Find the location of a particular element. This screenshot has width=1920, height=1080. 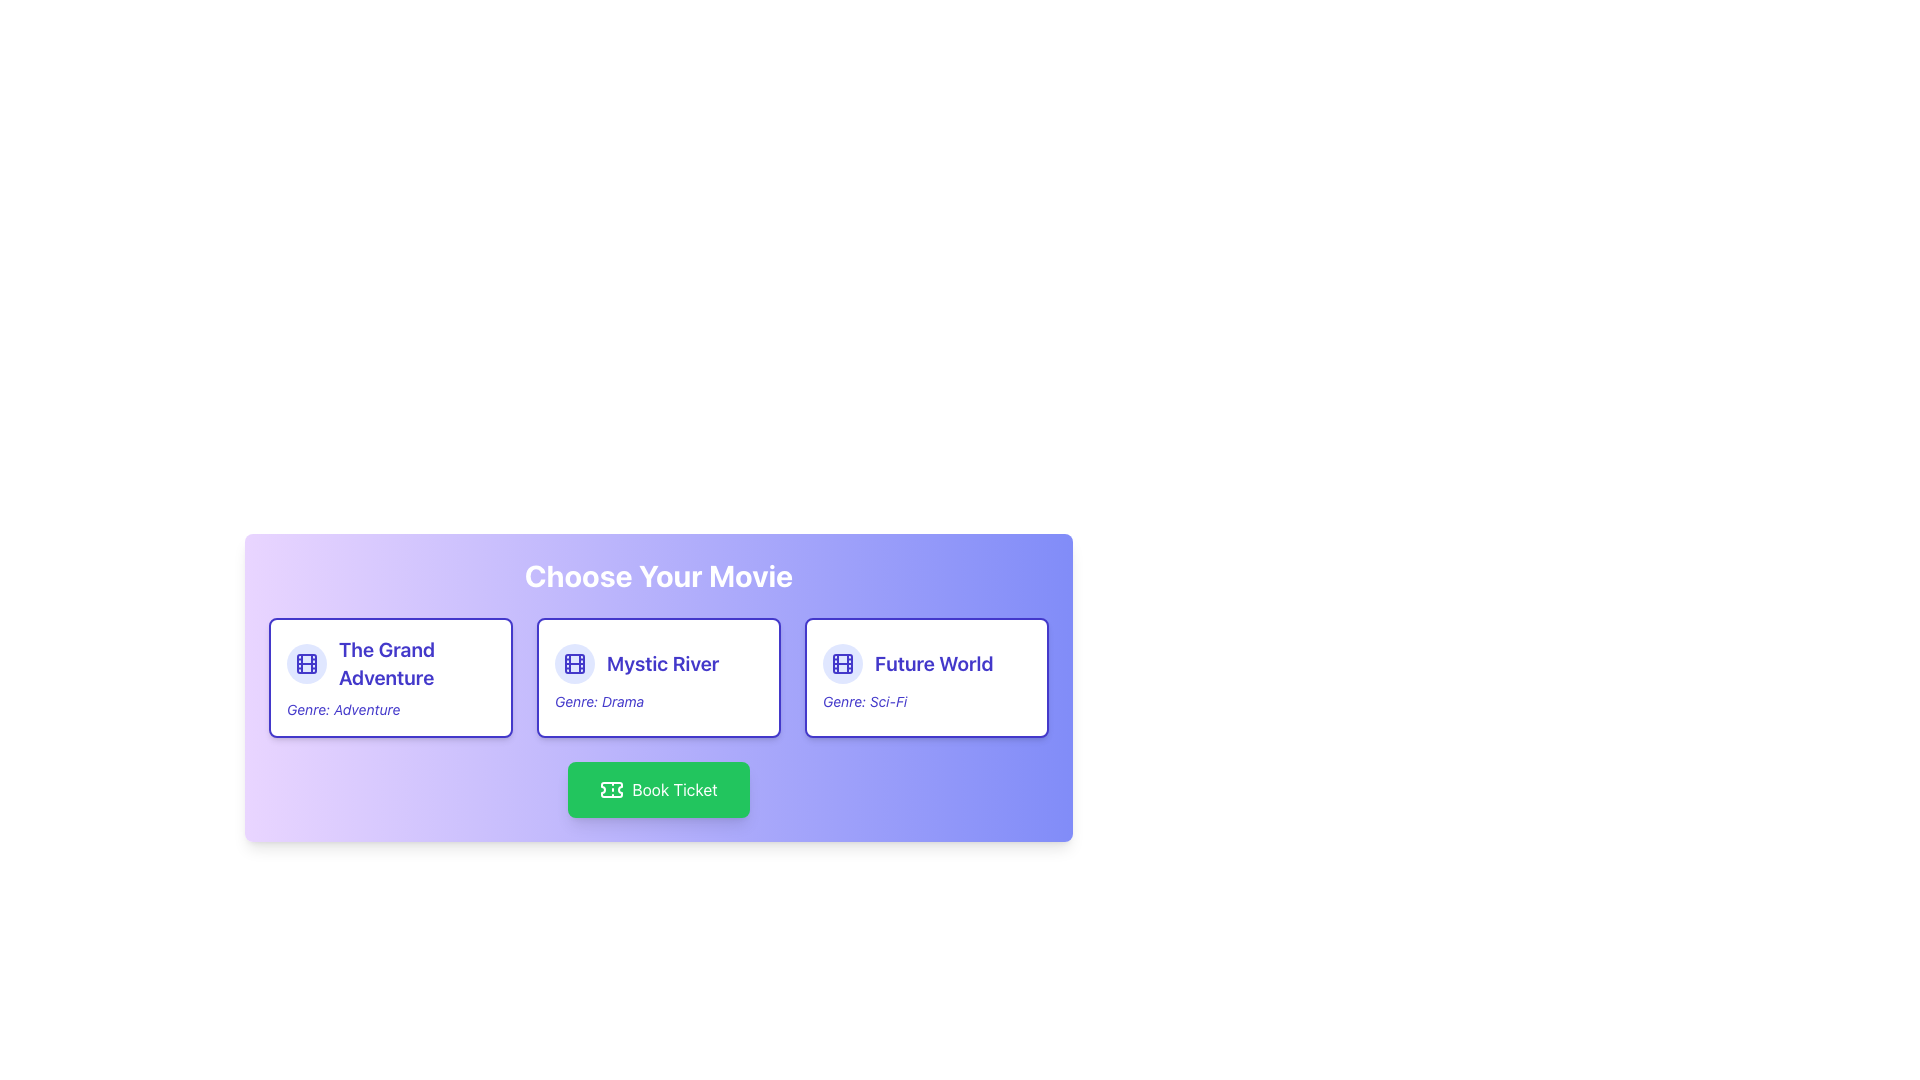

the 'Book Ticket' button which contains the decorative graphic/icon, located centrally below the three movie options is located at coordinates (611, 789).